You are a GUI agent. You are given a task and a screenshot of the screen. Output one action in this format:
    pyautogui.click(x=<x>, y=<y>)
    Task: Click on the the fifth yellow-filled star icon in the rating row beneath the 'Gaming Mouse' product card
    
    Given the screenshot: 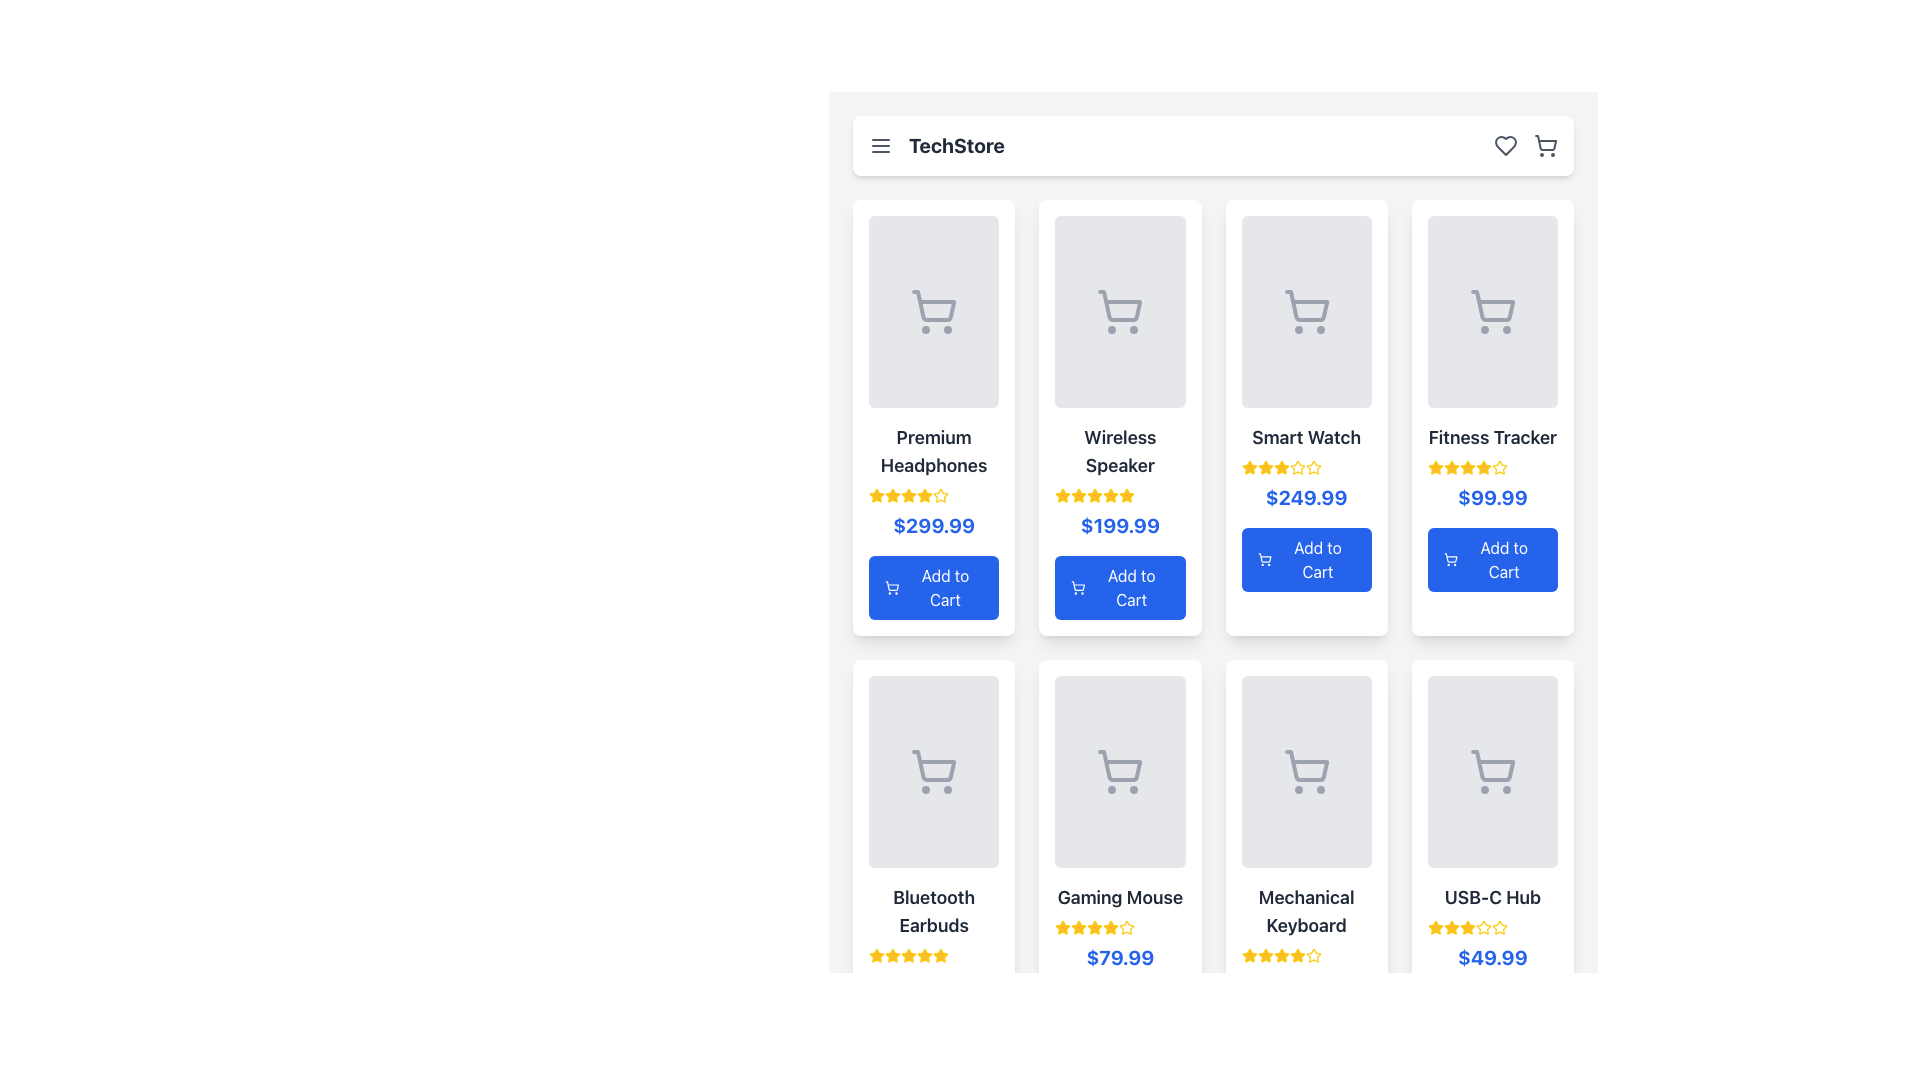 What is the action you would take?
    pyautogui.click(x=1110, y=928)
    